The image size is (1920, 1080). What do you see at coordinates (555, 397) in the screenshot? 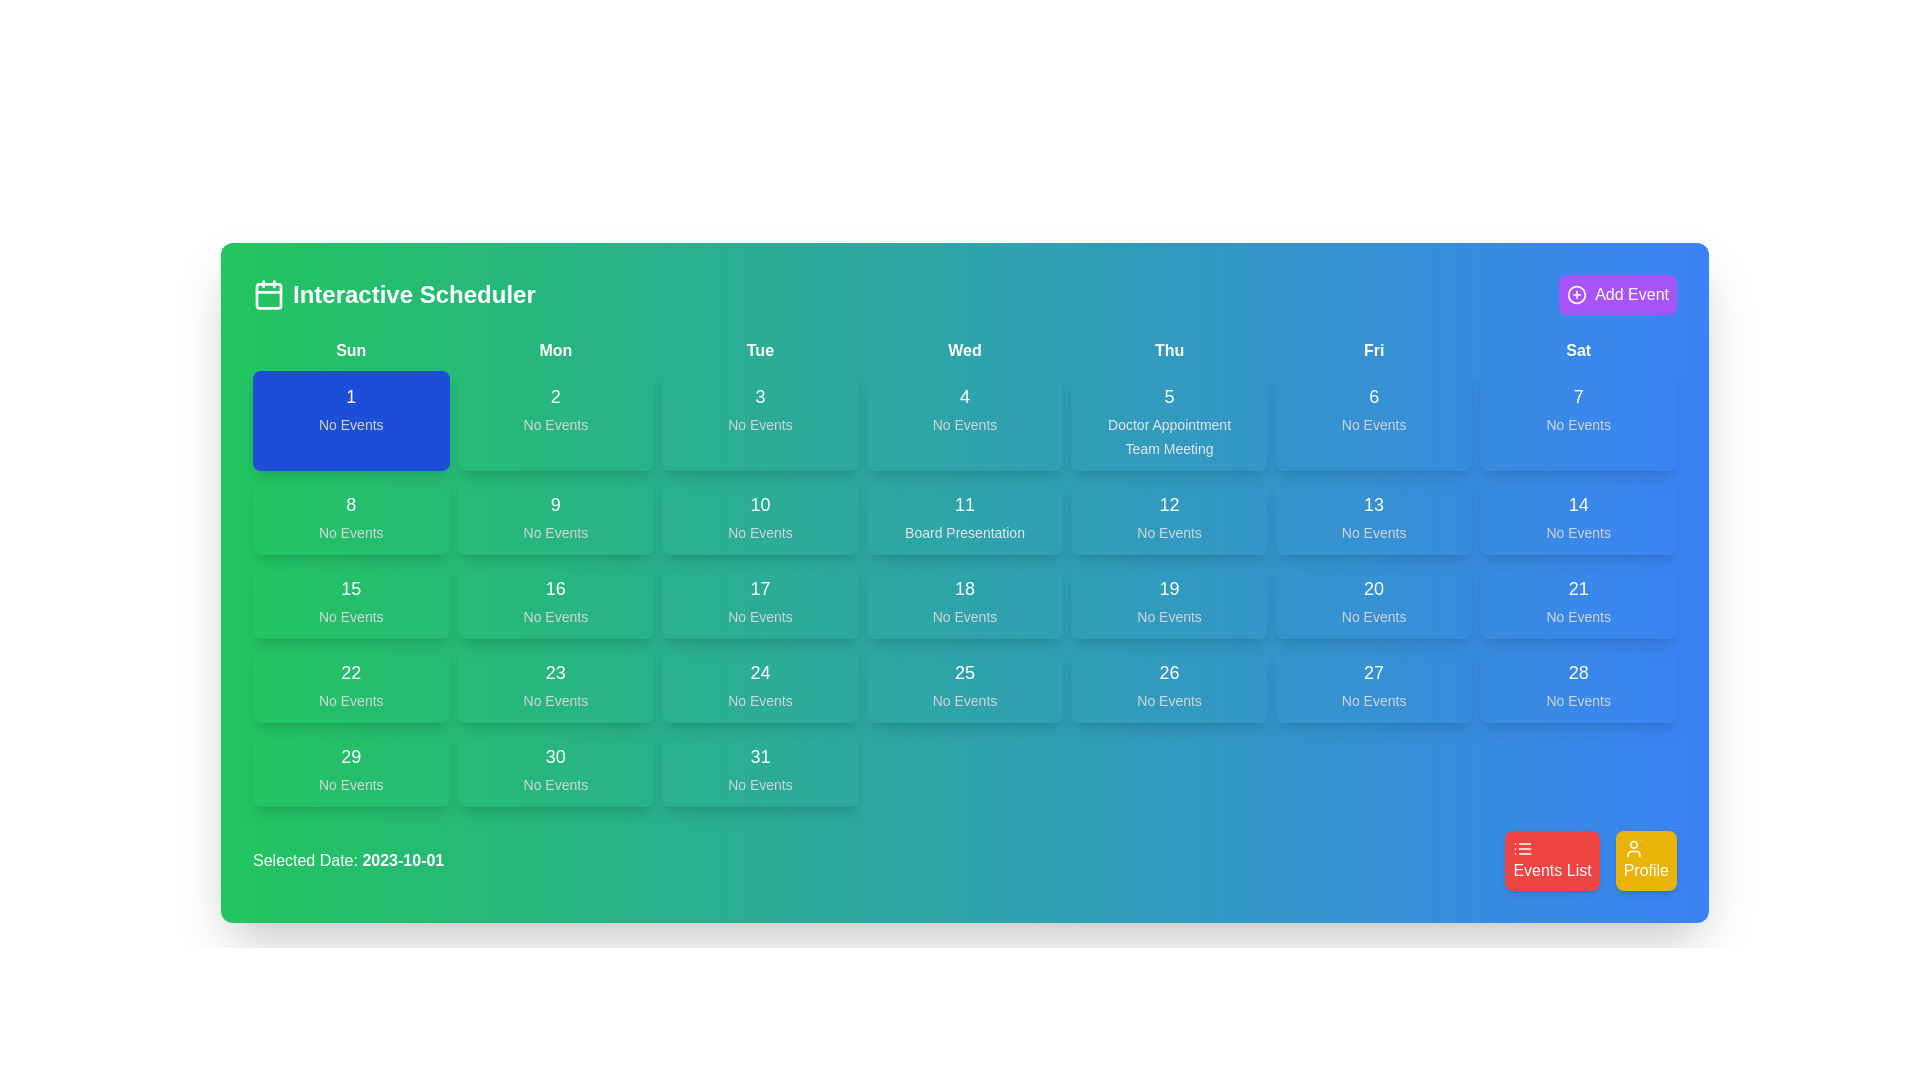
I see `the text element displaying the number '2' in a large font size with medium weight, centered on a green background, located at the top left corner of the 'No Events' box under the Monday column of the calendar interface` at bounding box center [555, 397].